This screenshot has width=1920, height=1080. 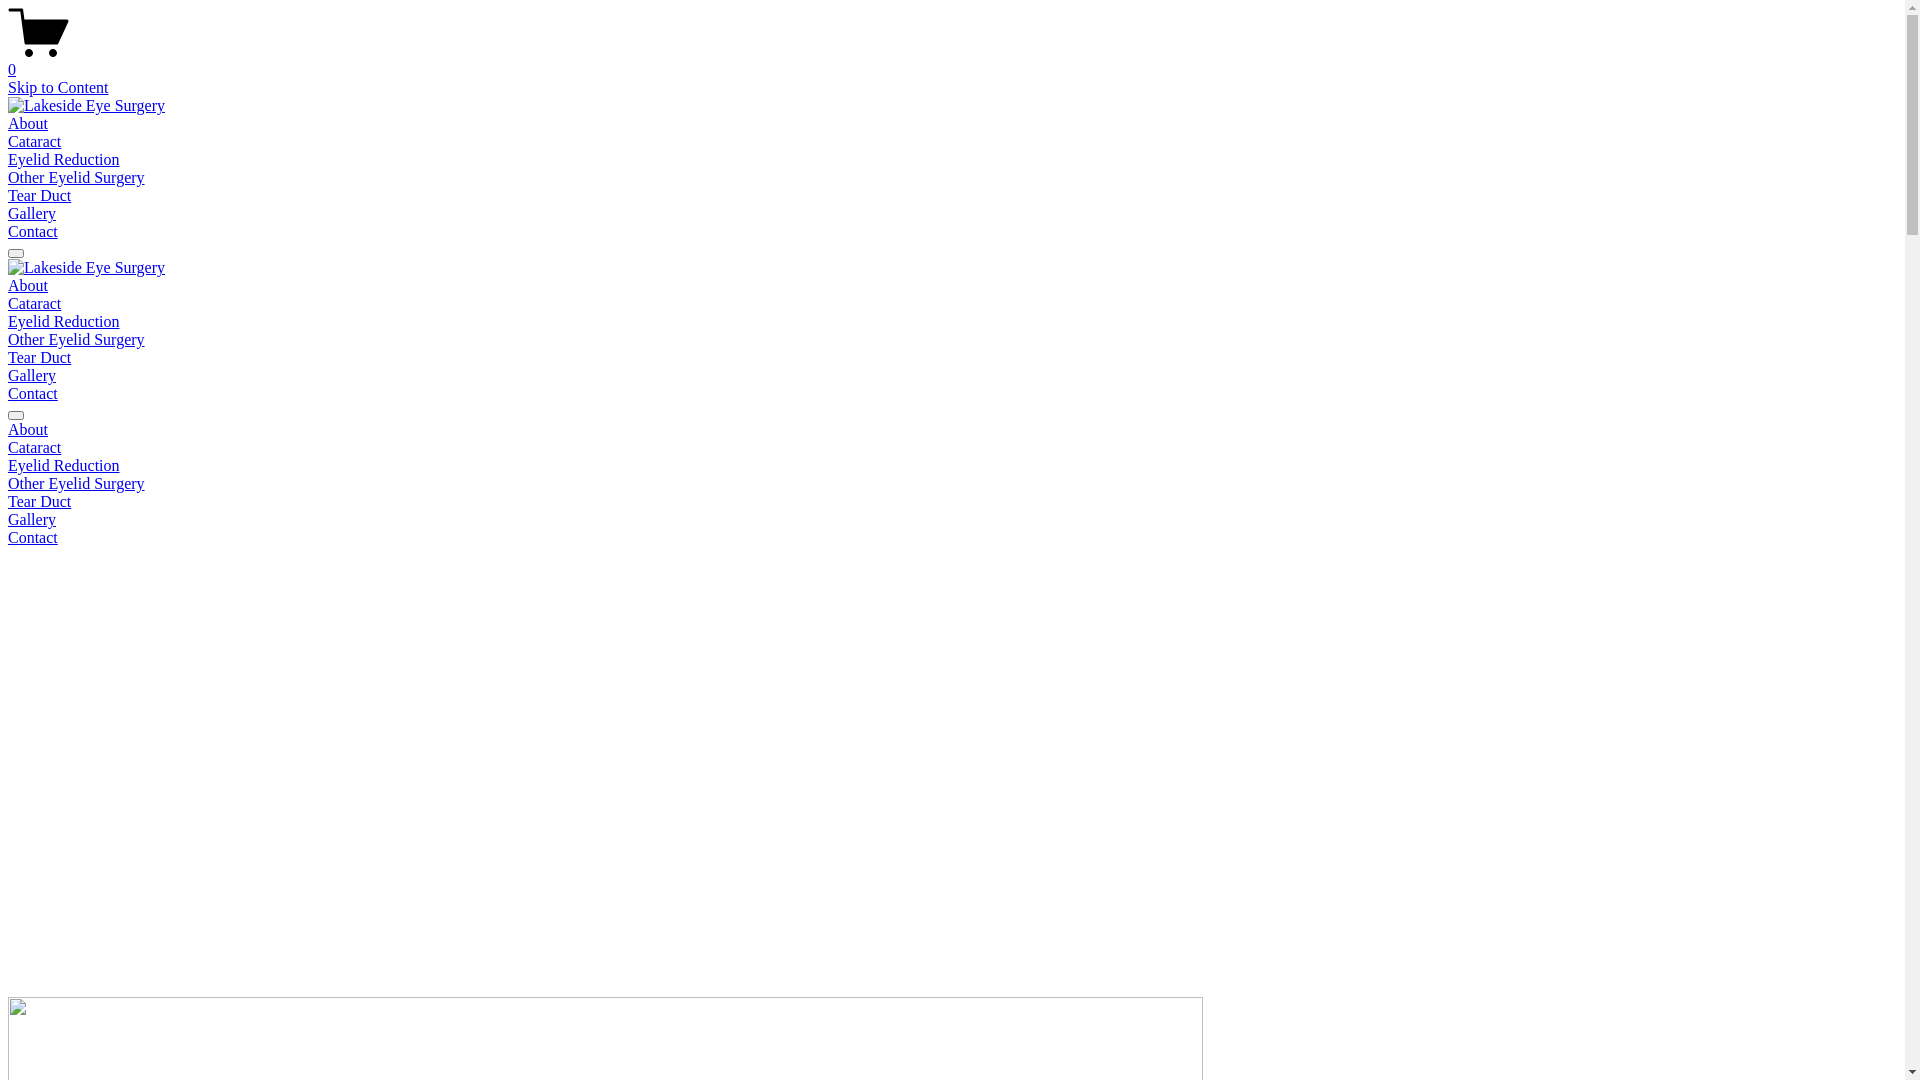 What do you see at coordinates (39, 195) in the screenshot?
I see `'Tear Duct'` at bounding box center [39, 195].